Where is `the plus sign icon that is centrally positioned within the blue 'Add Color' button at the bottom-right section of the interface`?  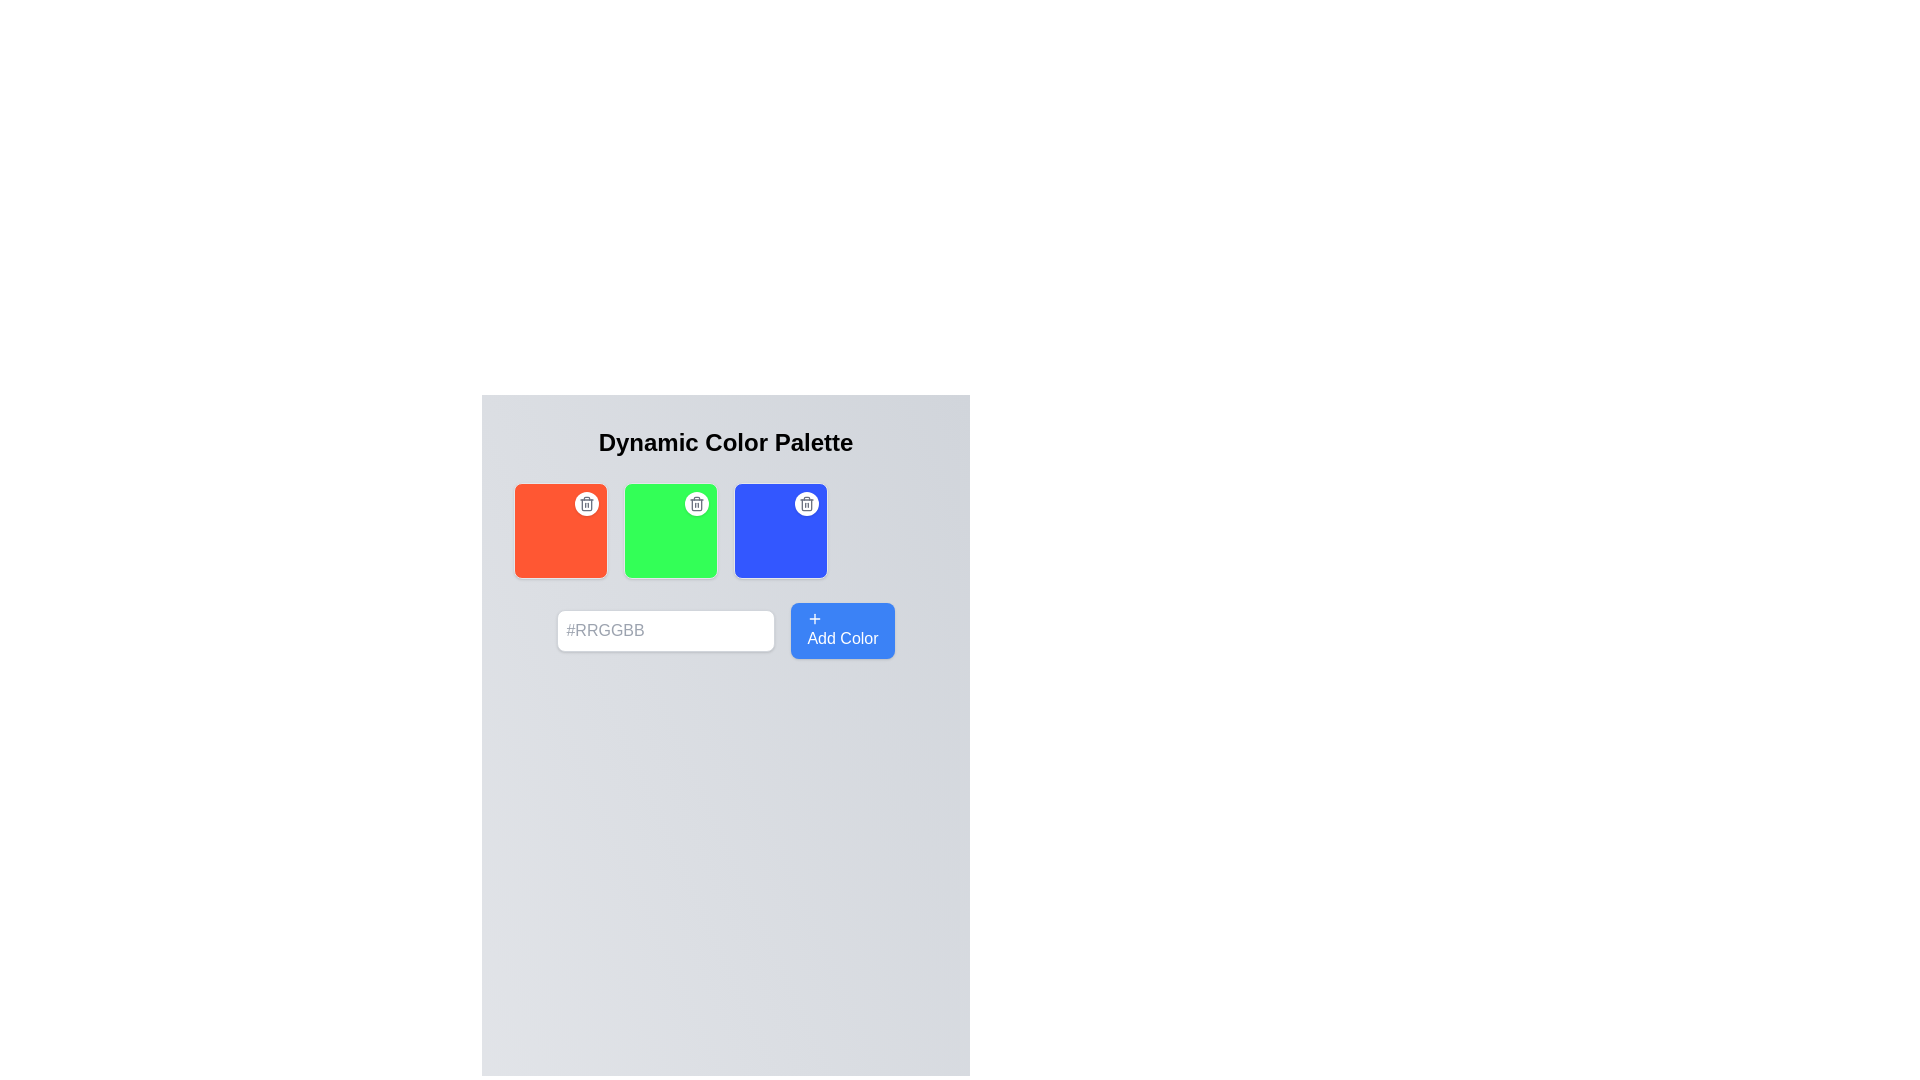
the plus sign icon that is centrally positioned within the blue 'Add Color' button at the bottom-right section of the interface is located at coordinates (815, 617).